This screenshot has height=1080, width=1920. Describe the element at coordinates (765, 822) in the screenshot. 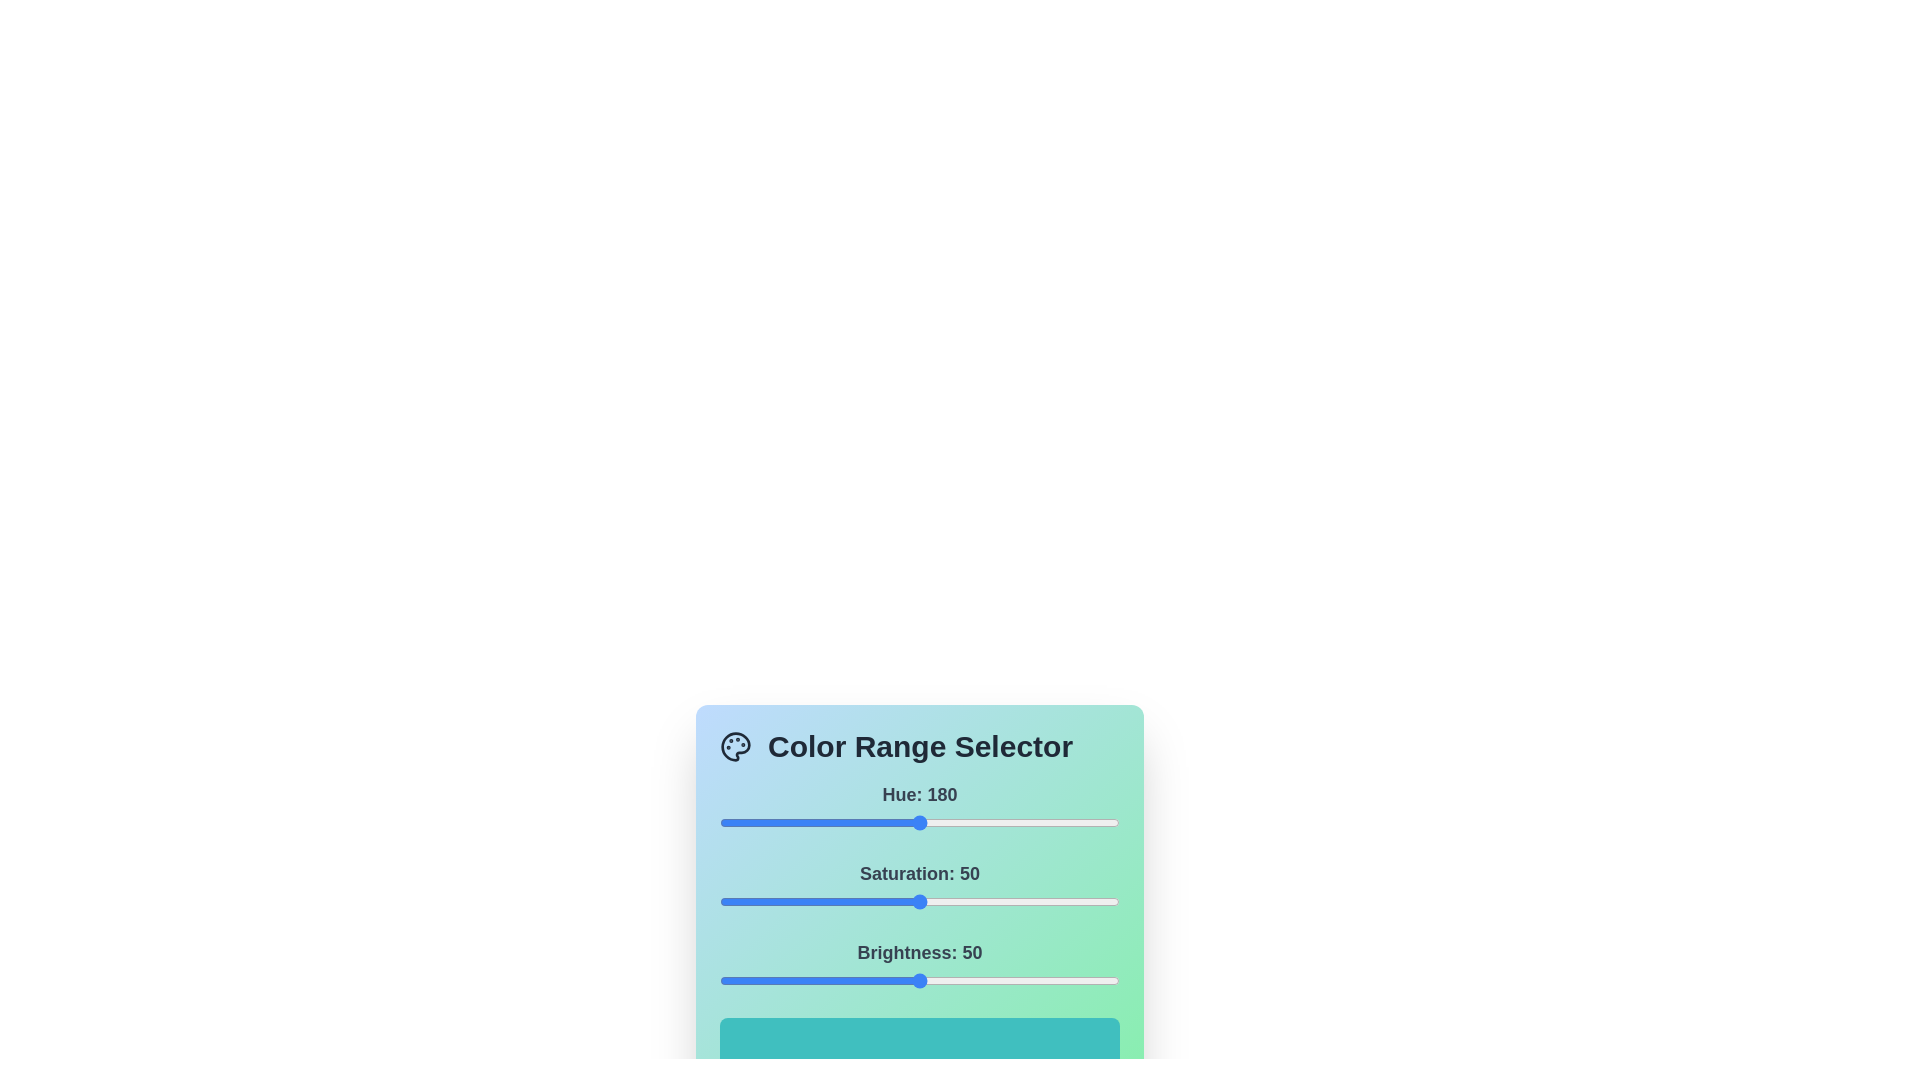

I see `the 0 slider to 42` at that location.